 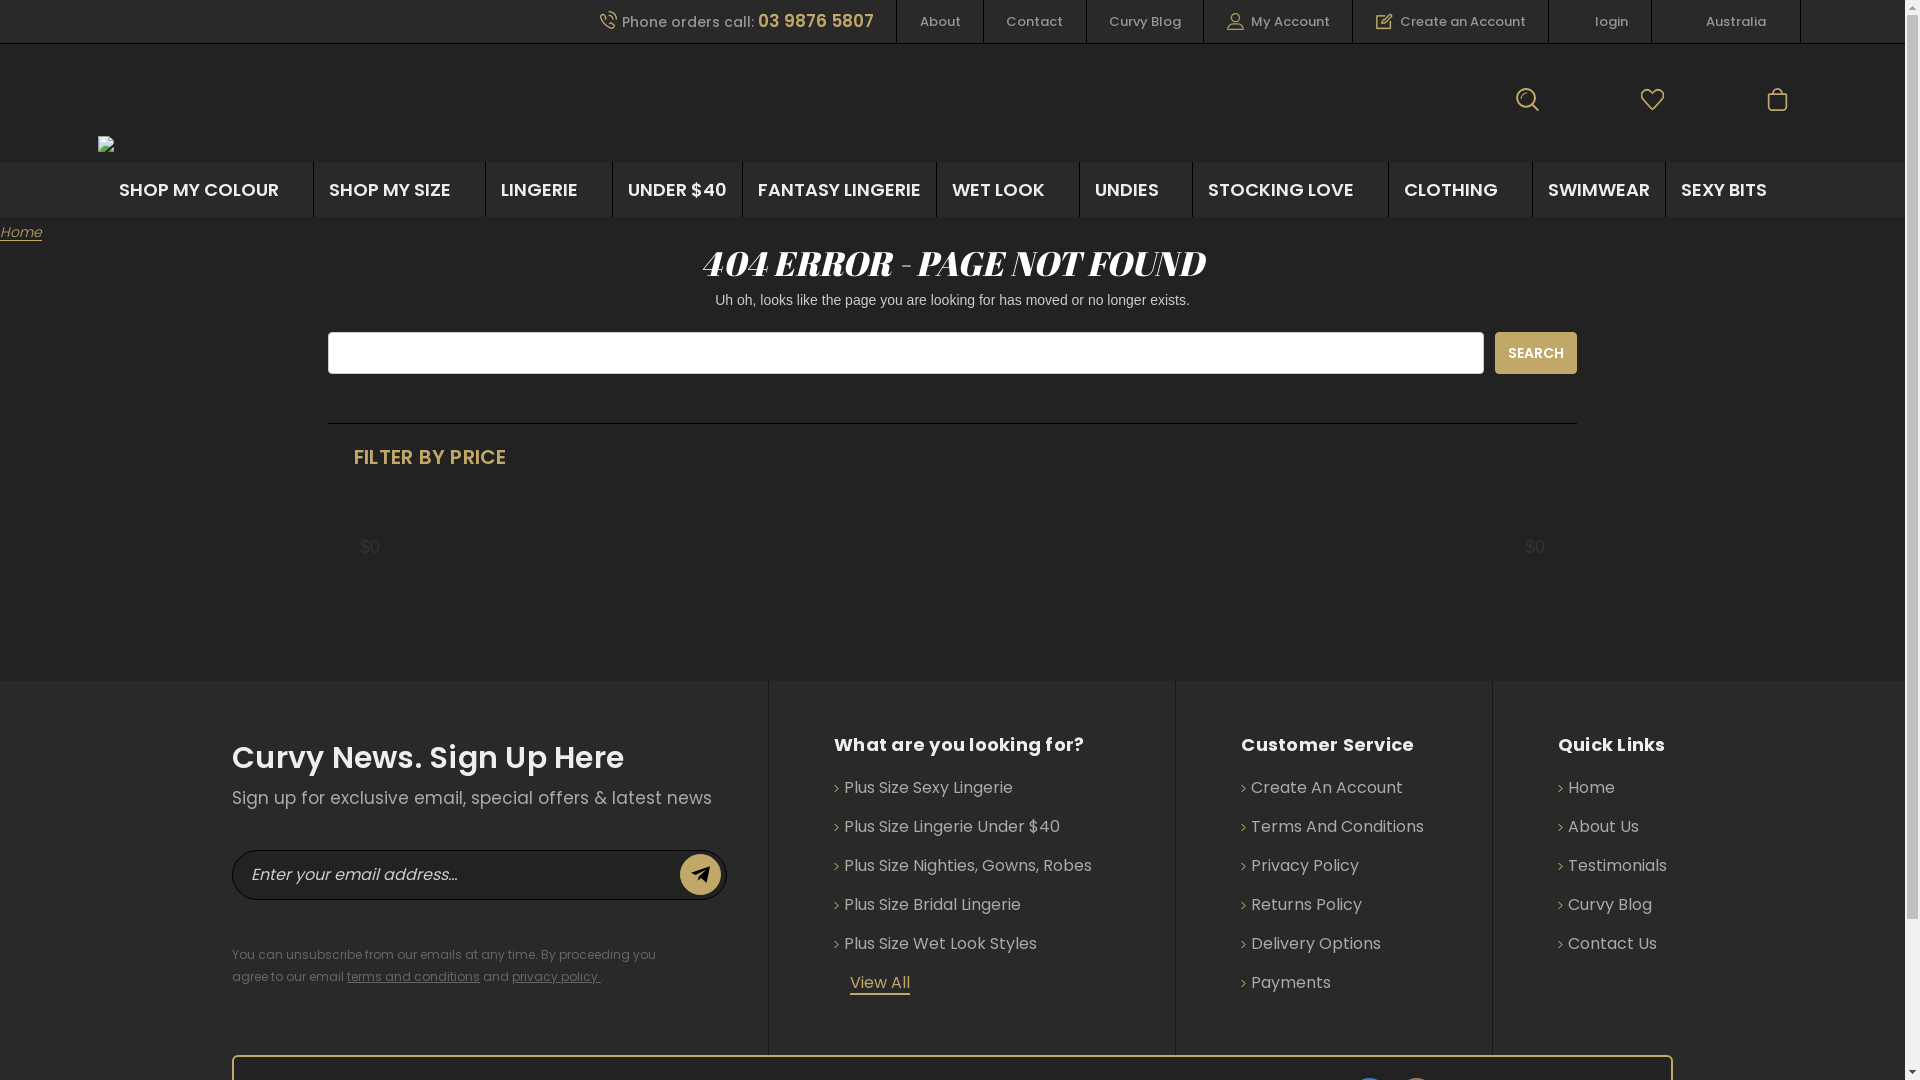 I want to click on 'Plus Size Bridal Lingerie', so click(x=926, y=905).